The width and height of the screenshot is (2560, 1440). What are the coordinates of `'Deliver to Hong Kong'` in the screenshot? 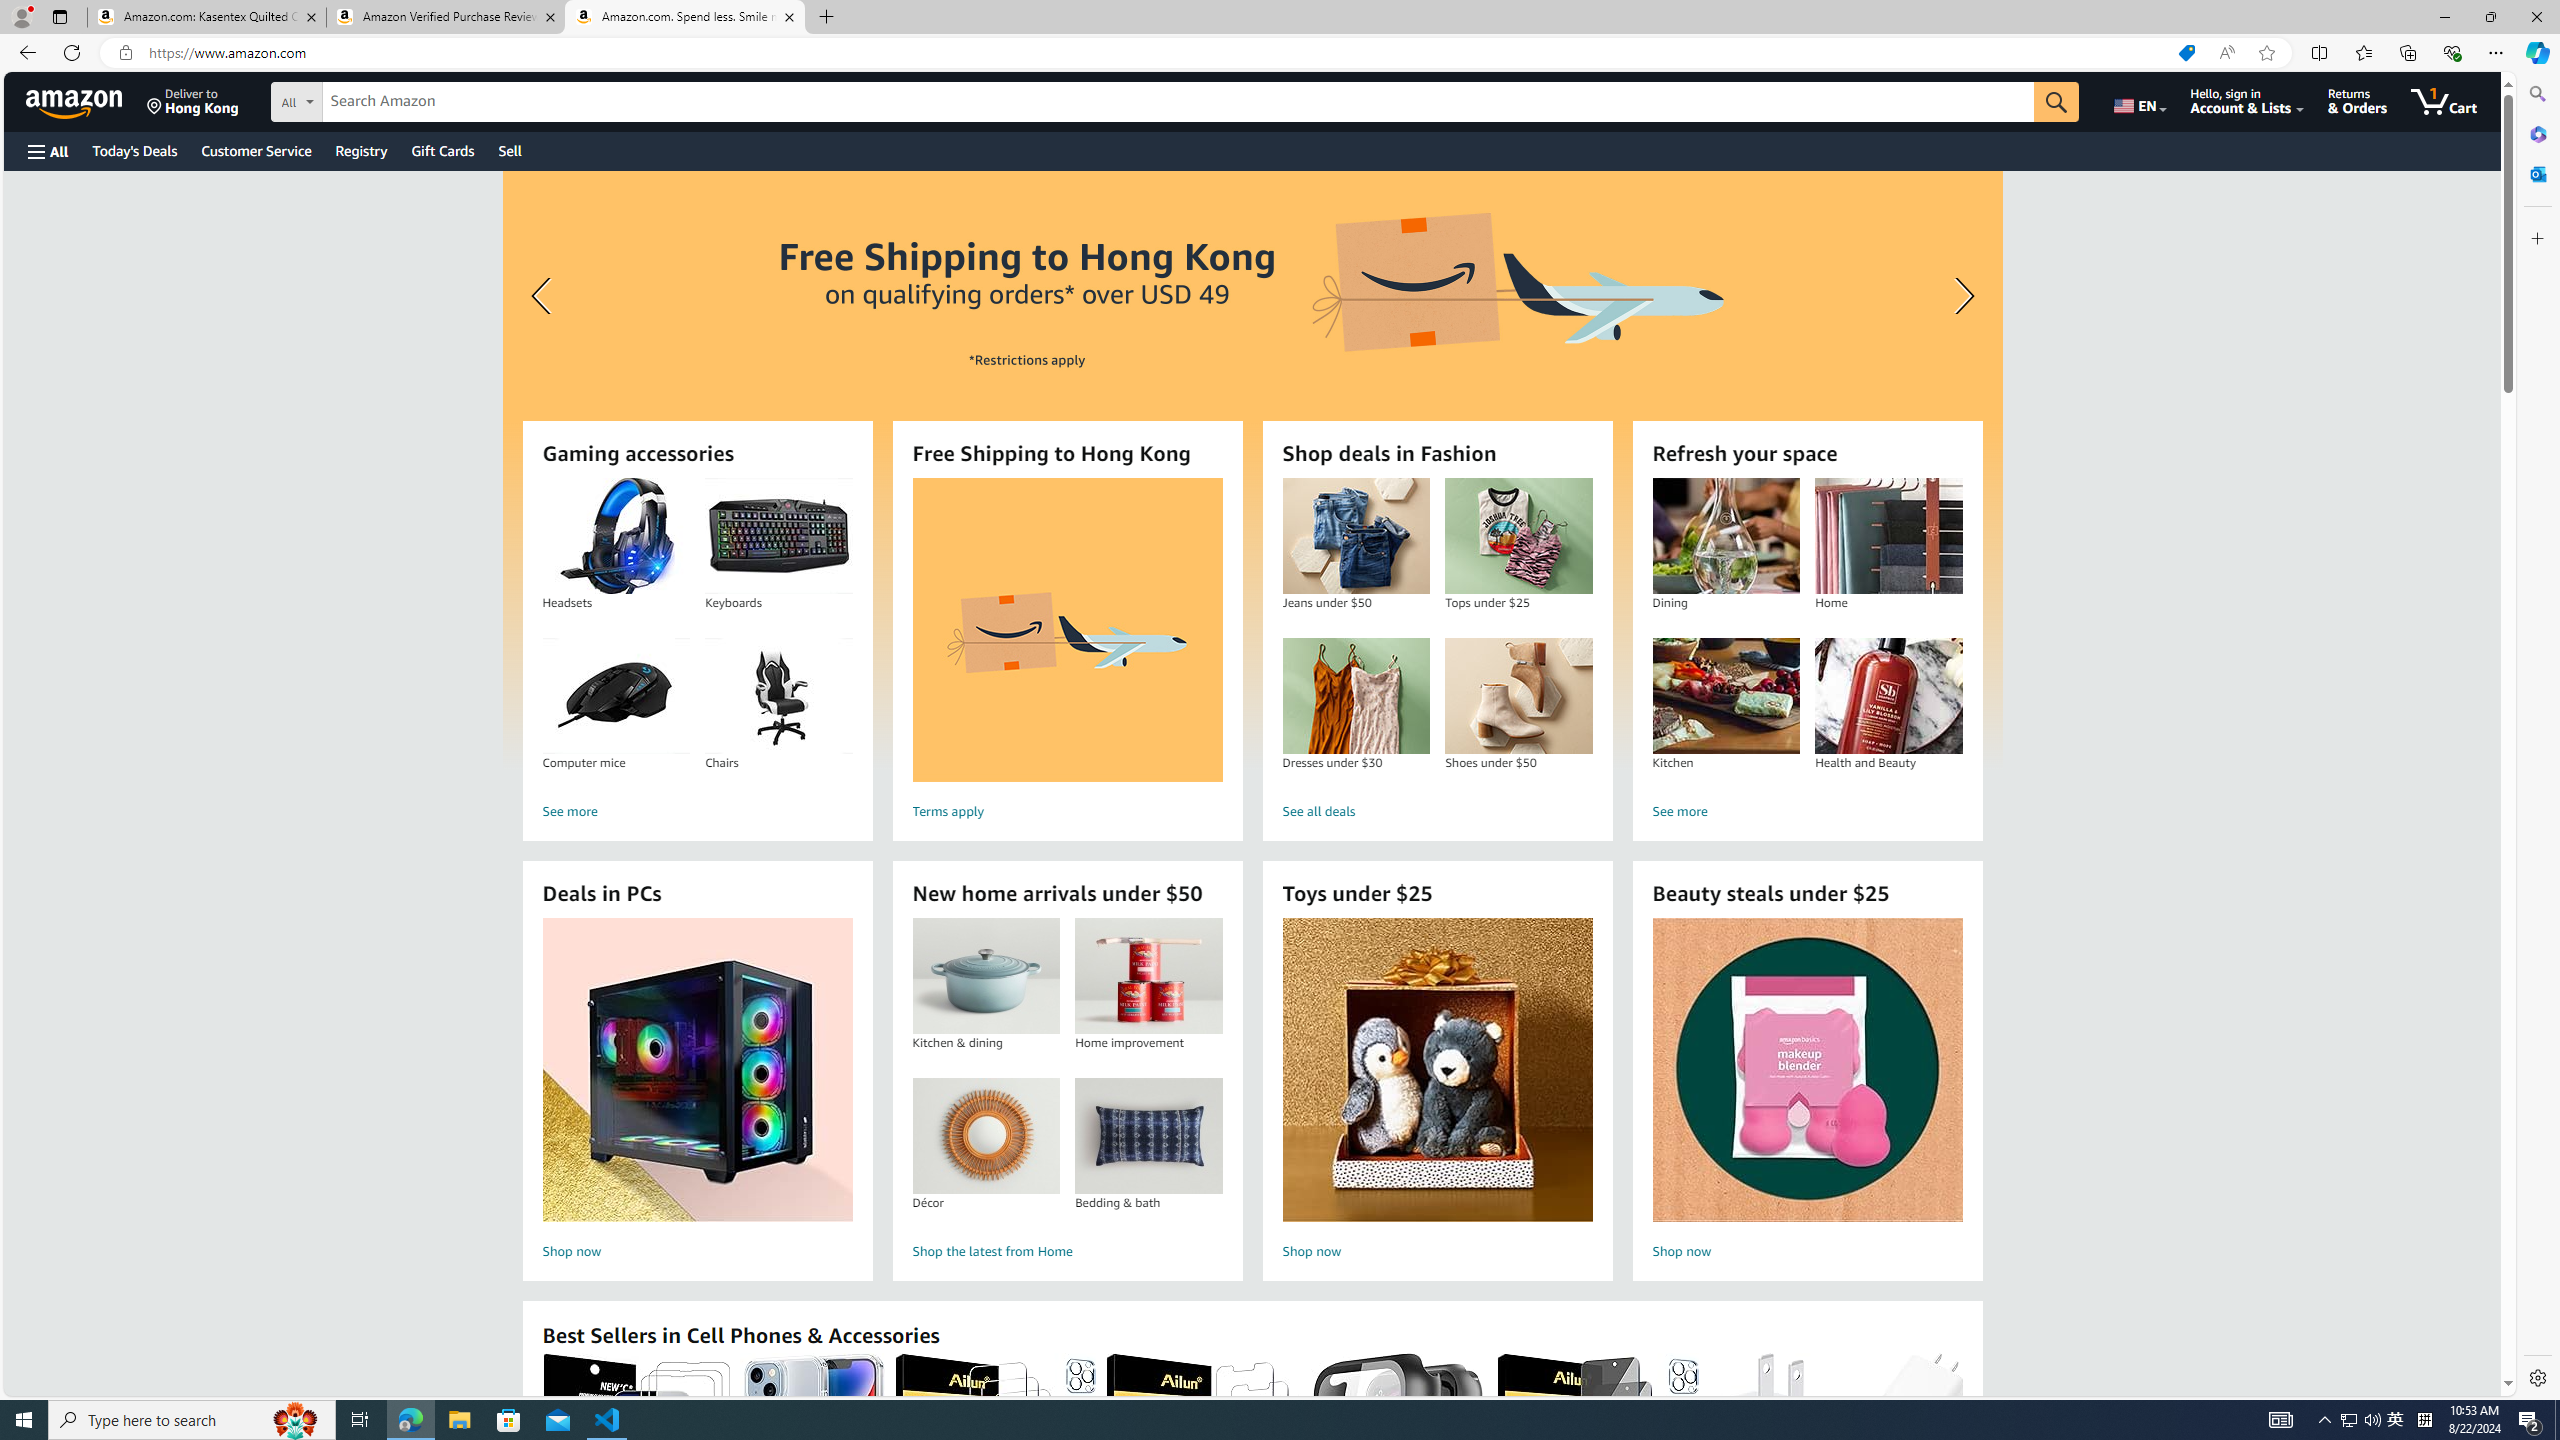 It's located at (192, 100).